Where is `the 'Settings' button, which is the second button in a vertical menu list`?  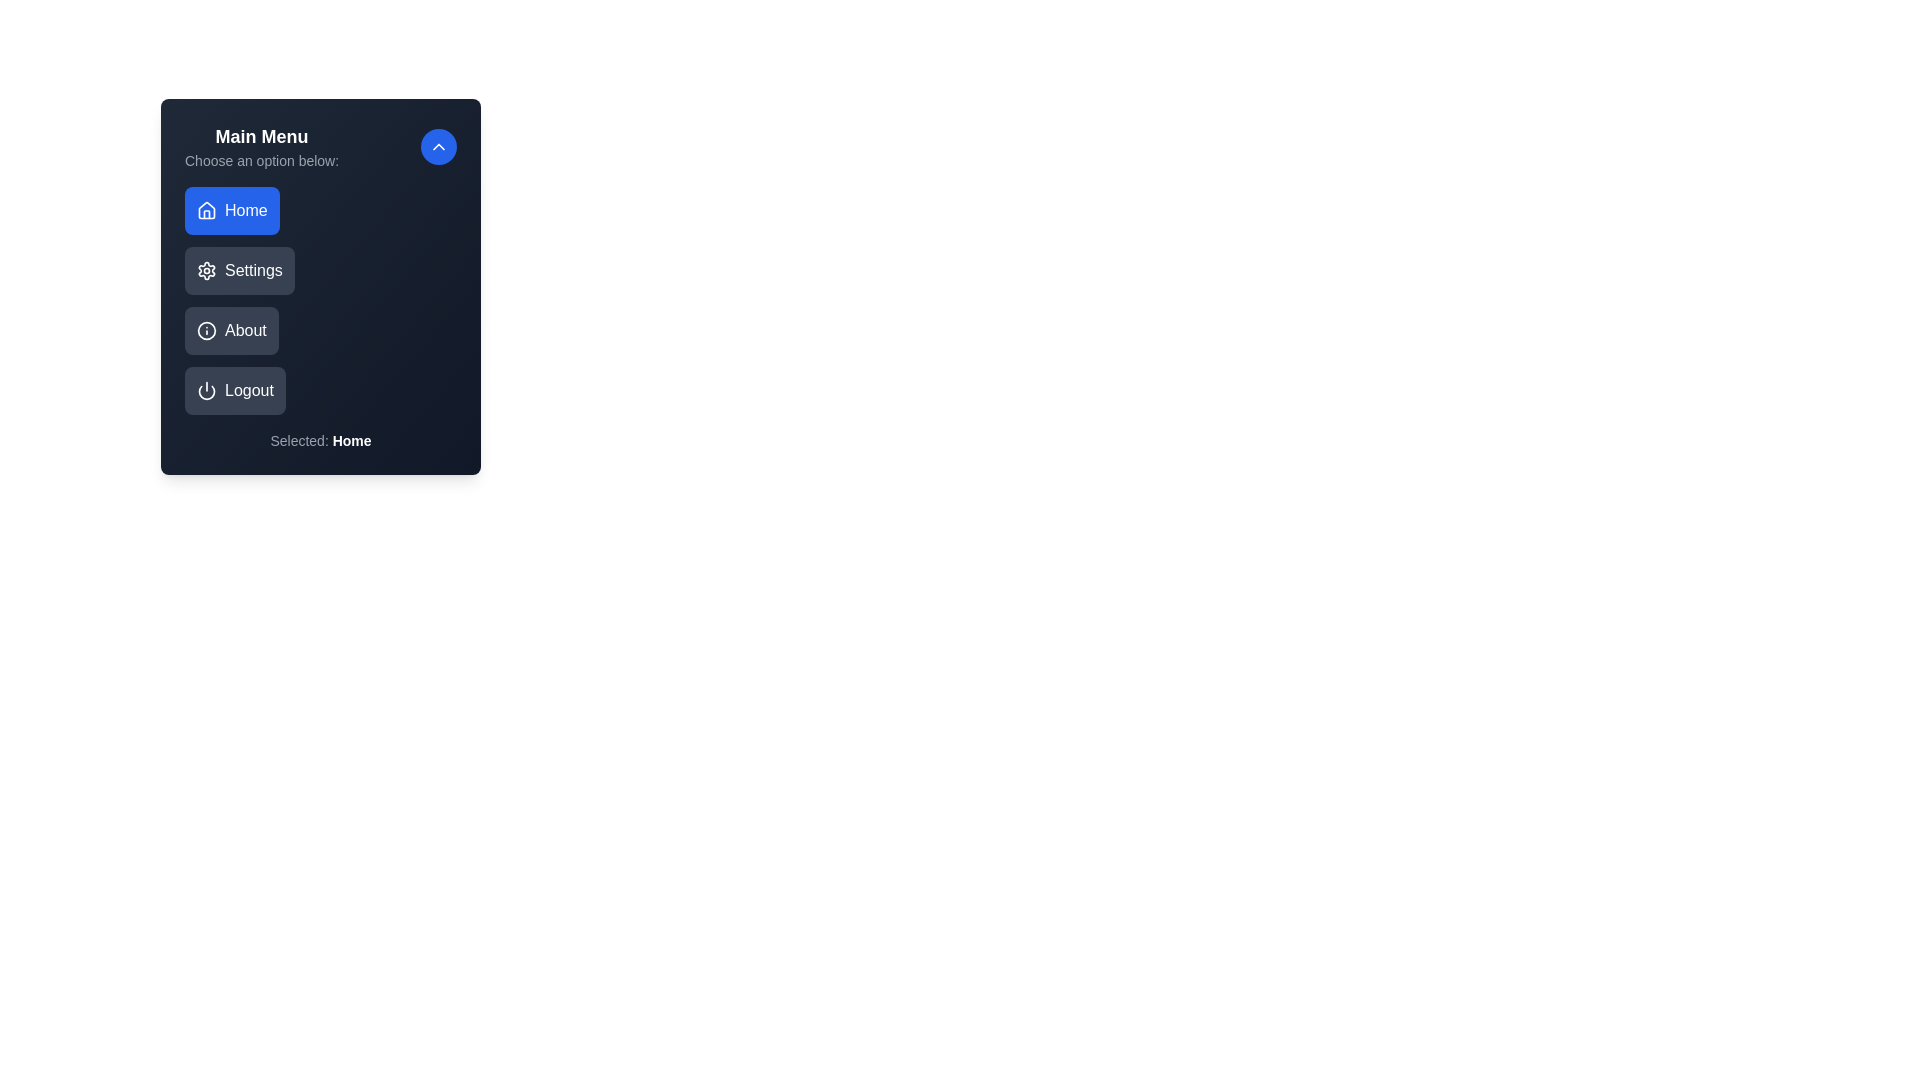
the 'Settings' button, which is the second button in a vertical menu list is located at coordinates (240, 270).